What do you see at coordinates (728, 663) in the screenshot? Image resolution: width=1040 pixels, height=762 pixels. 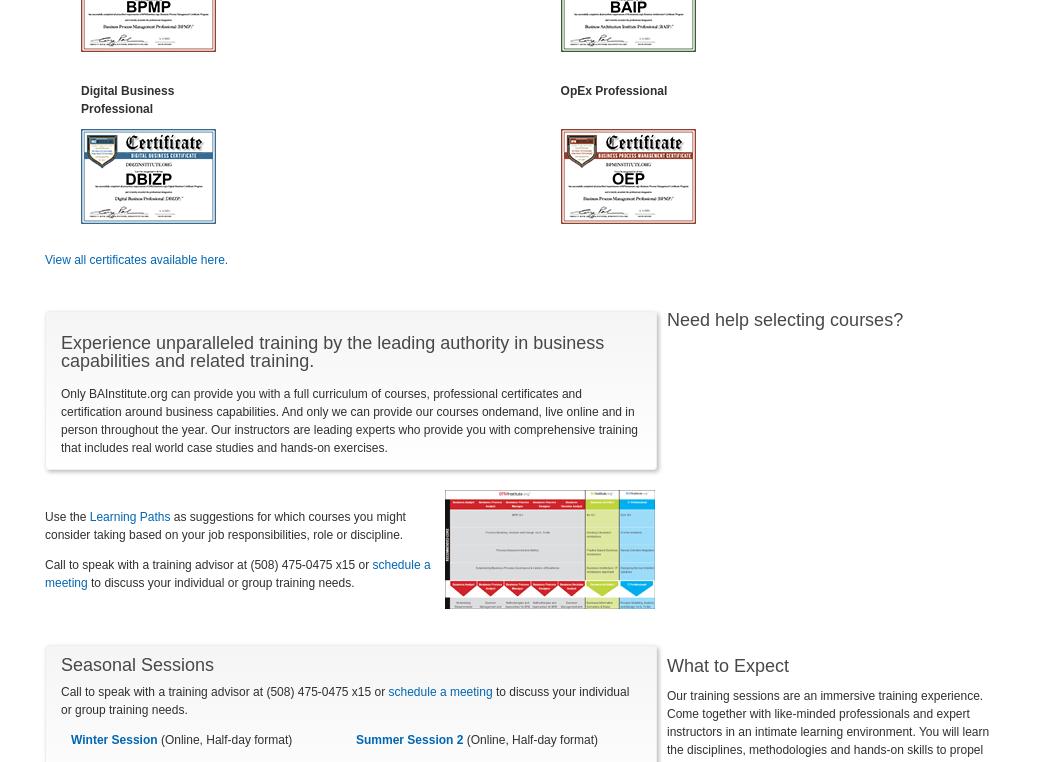 I see `'What to Expect'` at bounding box center [728, 663].